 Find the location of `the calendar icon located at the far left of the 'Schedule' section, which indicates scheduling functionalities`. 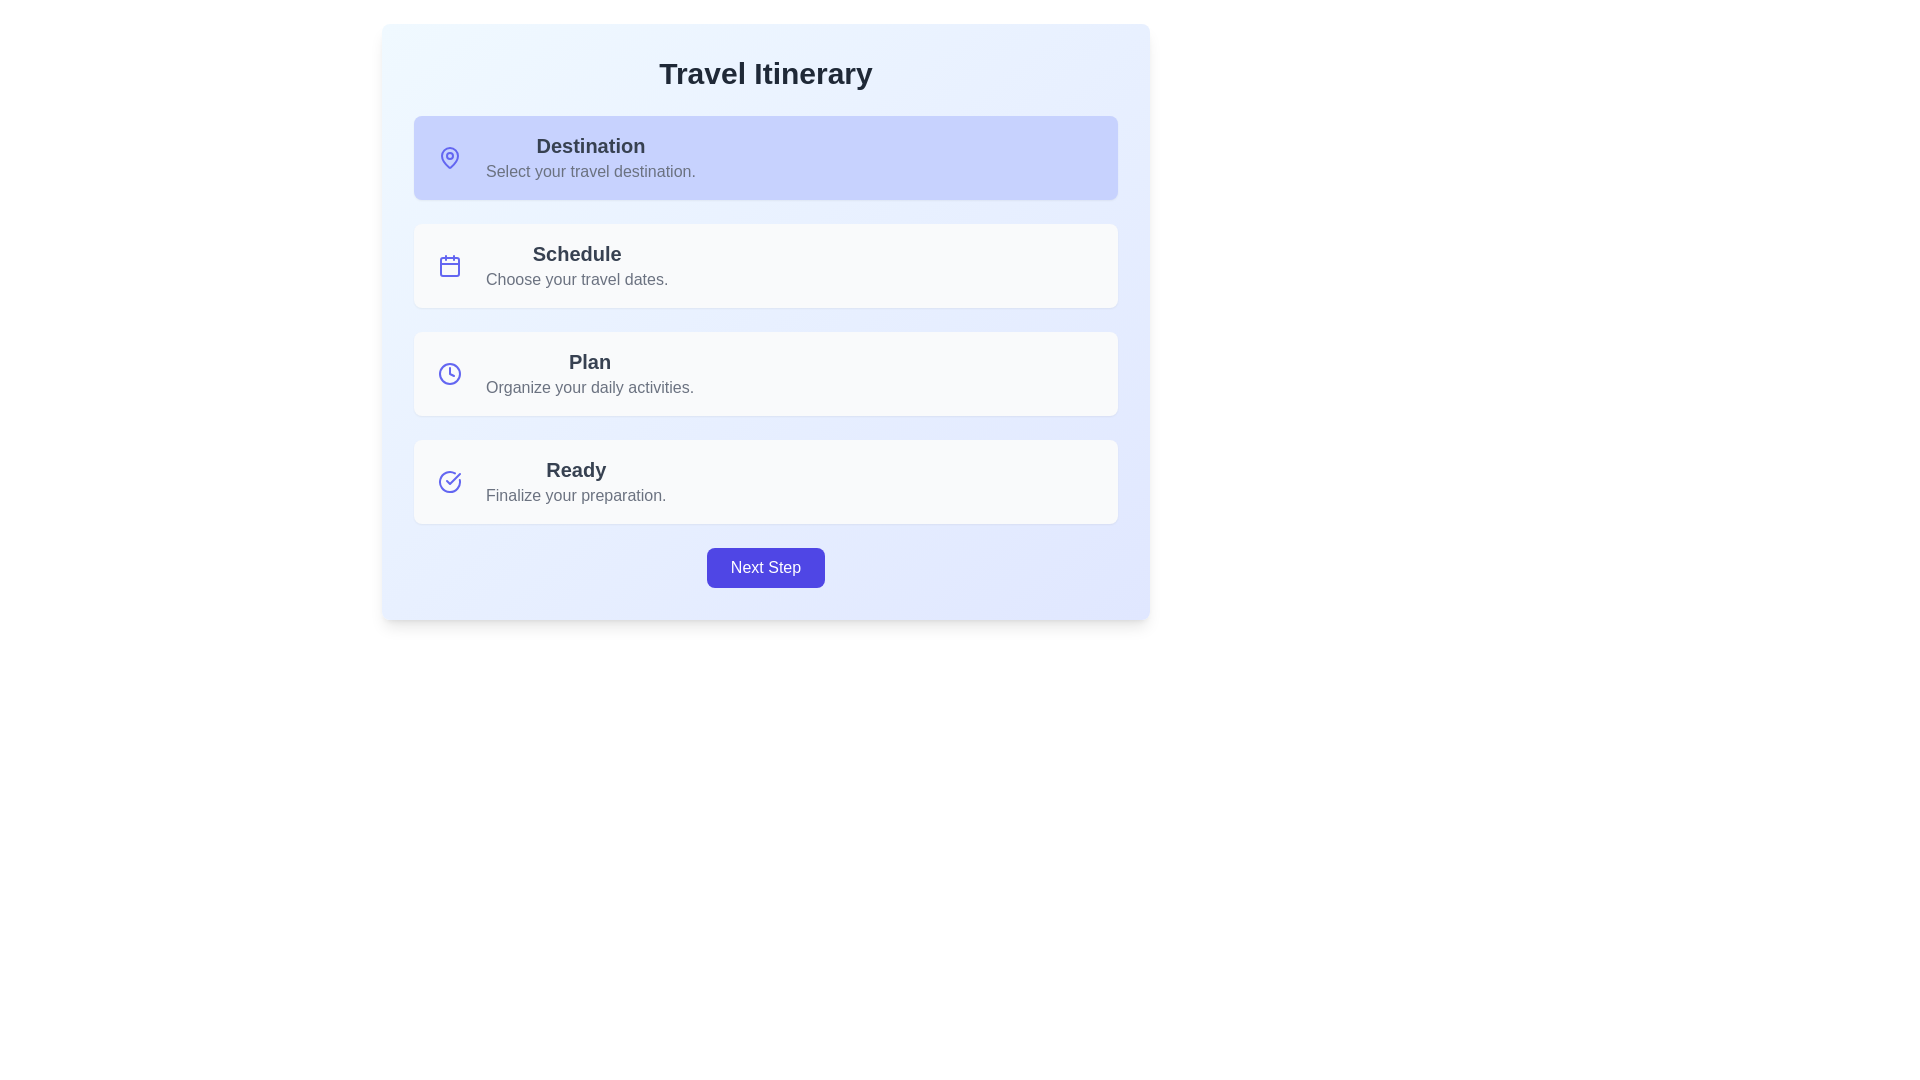

the calendar icon located at the far left of the 'Schedule' section, which indicates scheduling functionalities is located at coordinates (449, 265).